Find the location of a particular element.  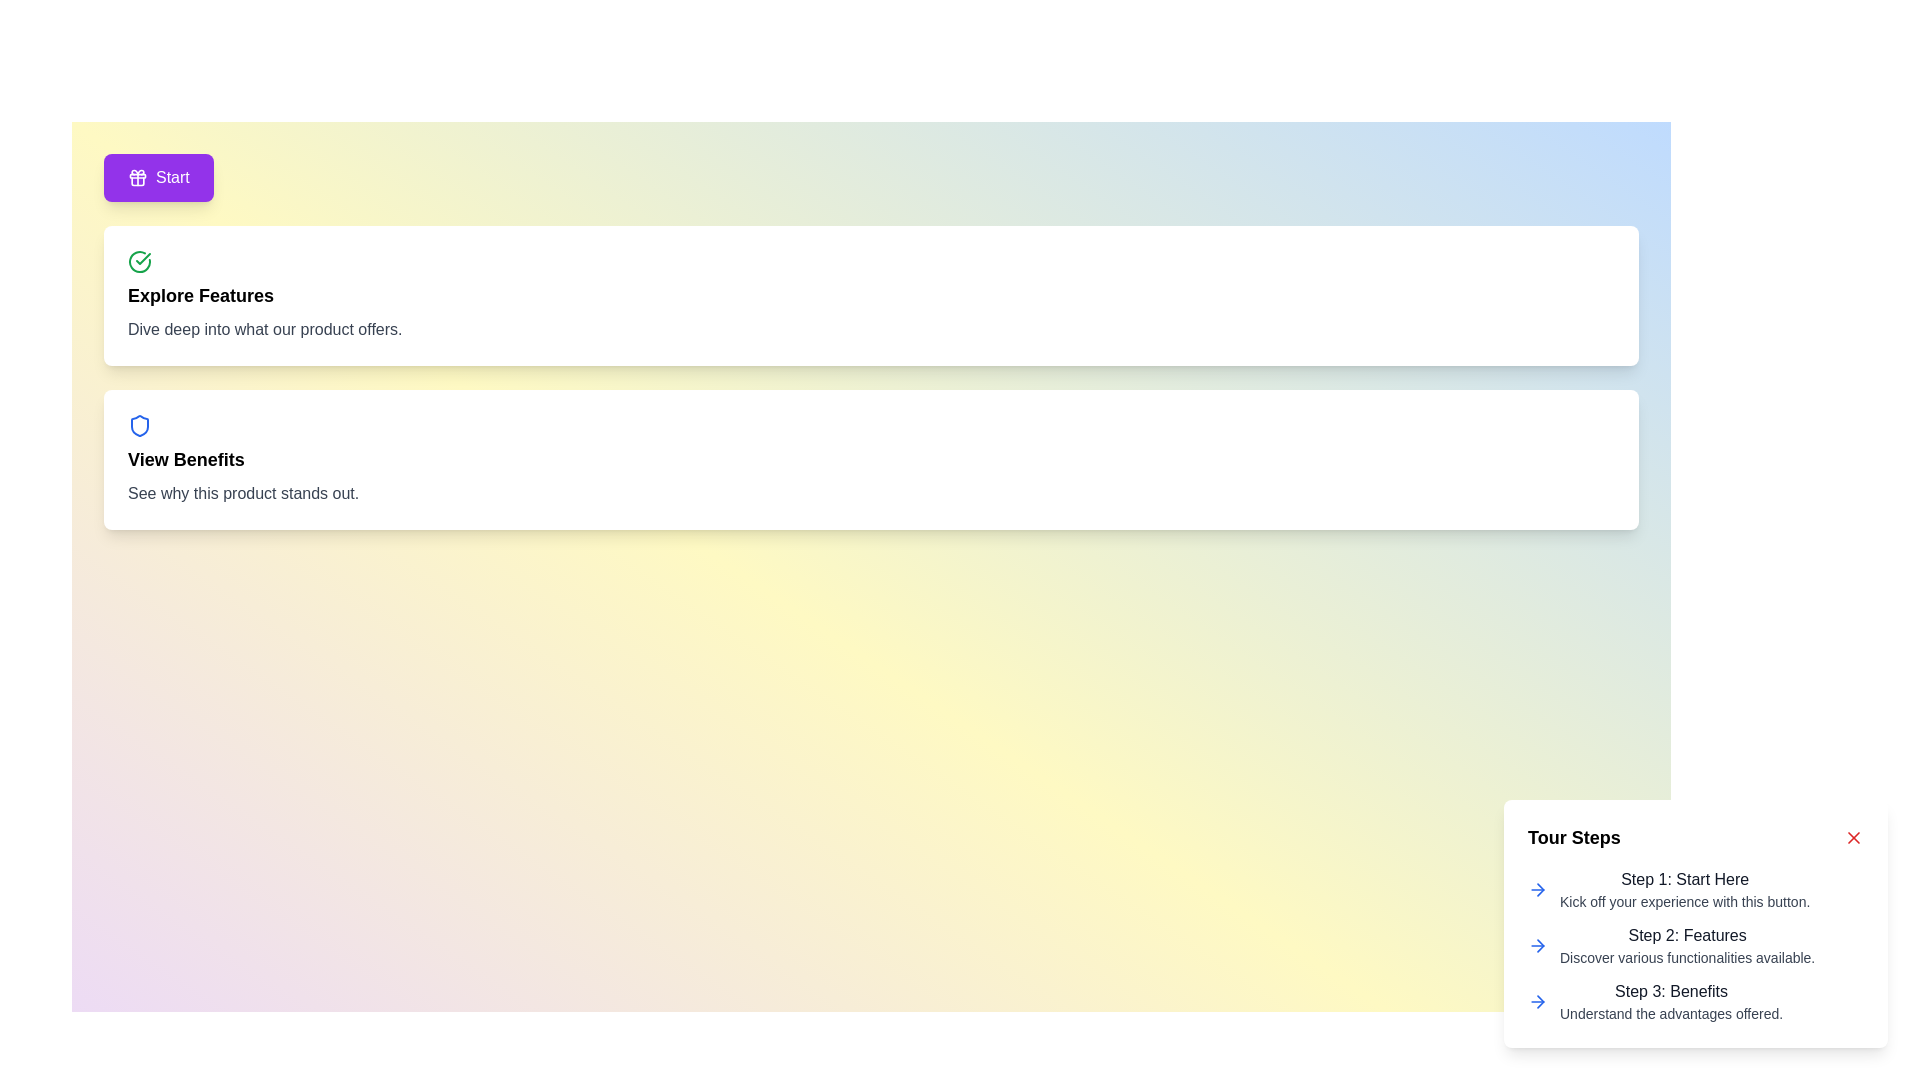

the affirmation icon located at the top-left corner of the 'Explore Features' section, which signifies successful completion is located at coordinates (138, 261).